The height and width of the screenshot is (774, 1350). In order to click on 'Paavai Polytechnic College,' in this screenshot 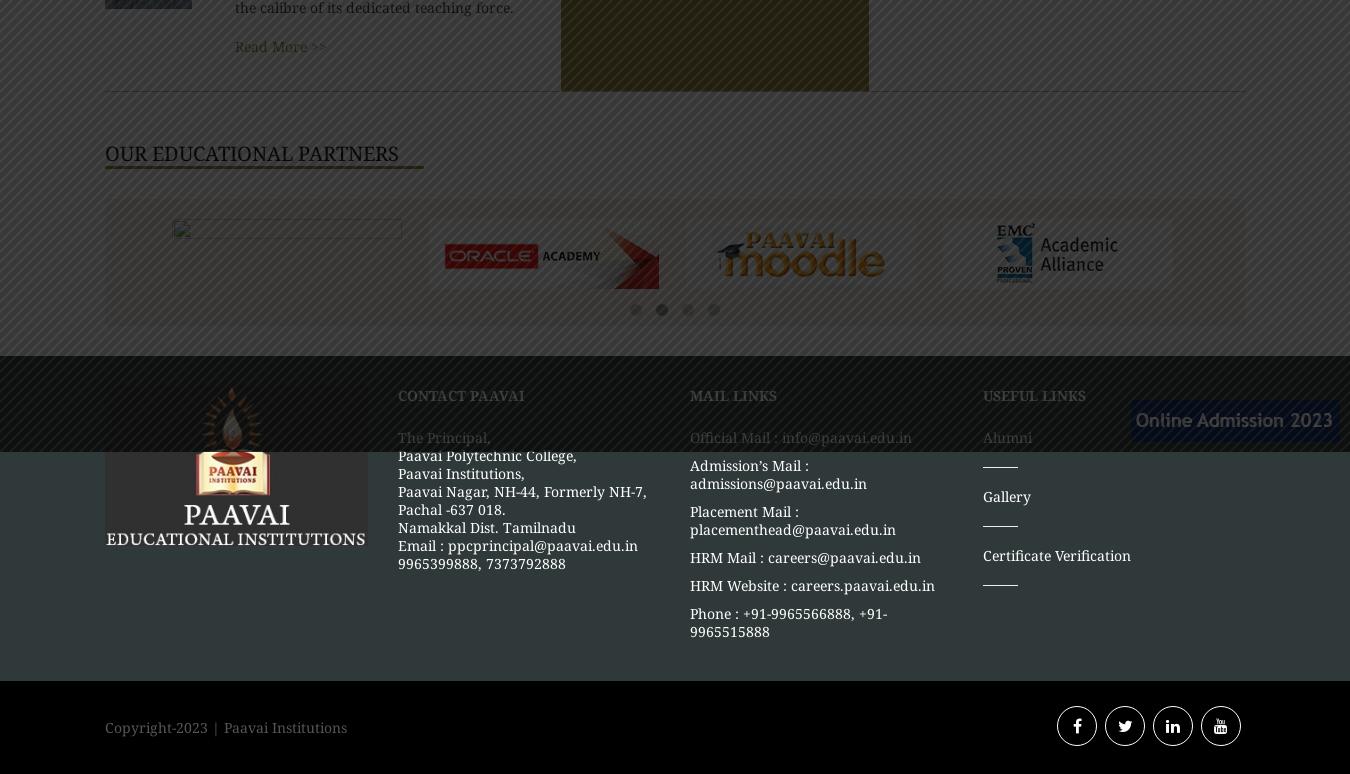, I will do `click(485, 453)`.